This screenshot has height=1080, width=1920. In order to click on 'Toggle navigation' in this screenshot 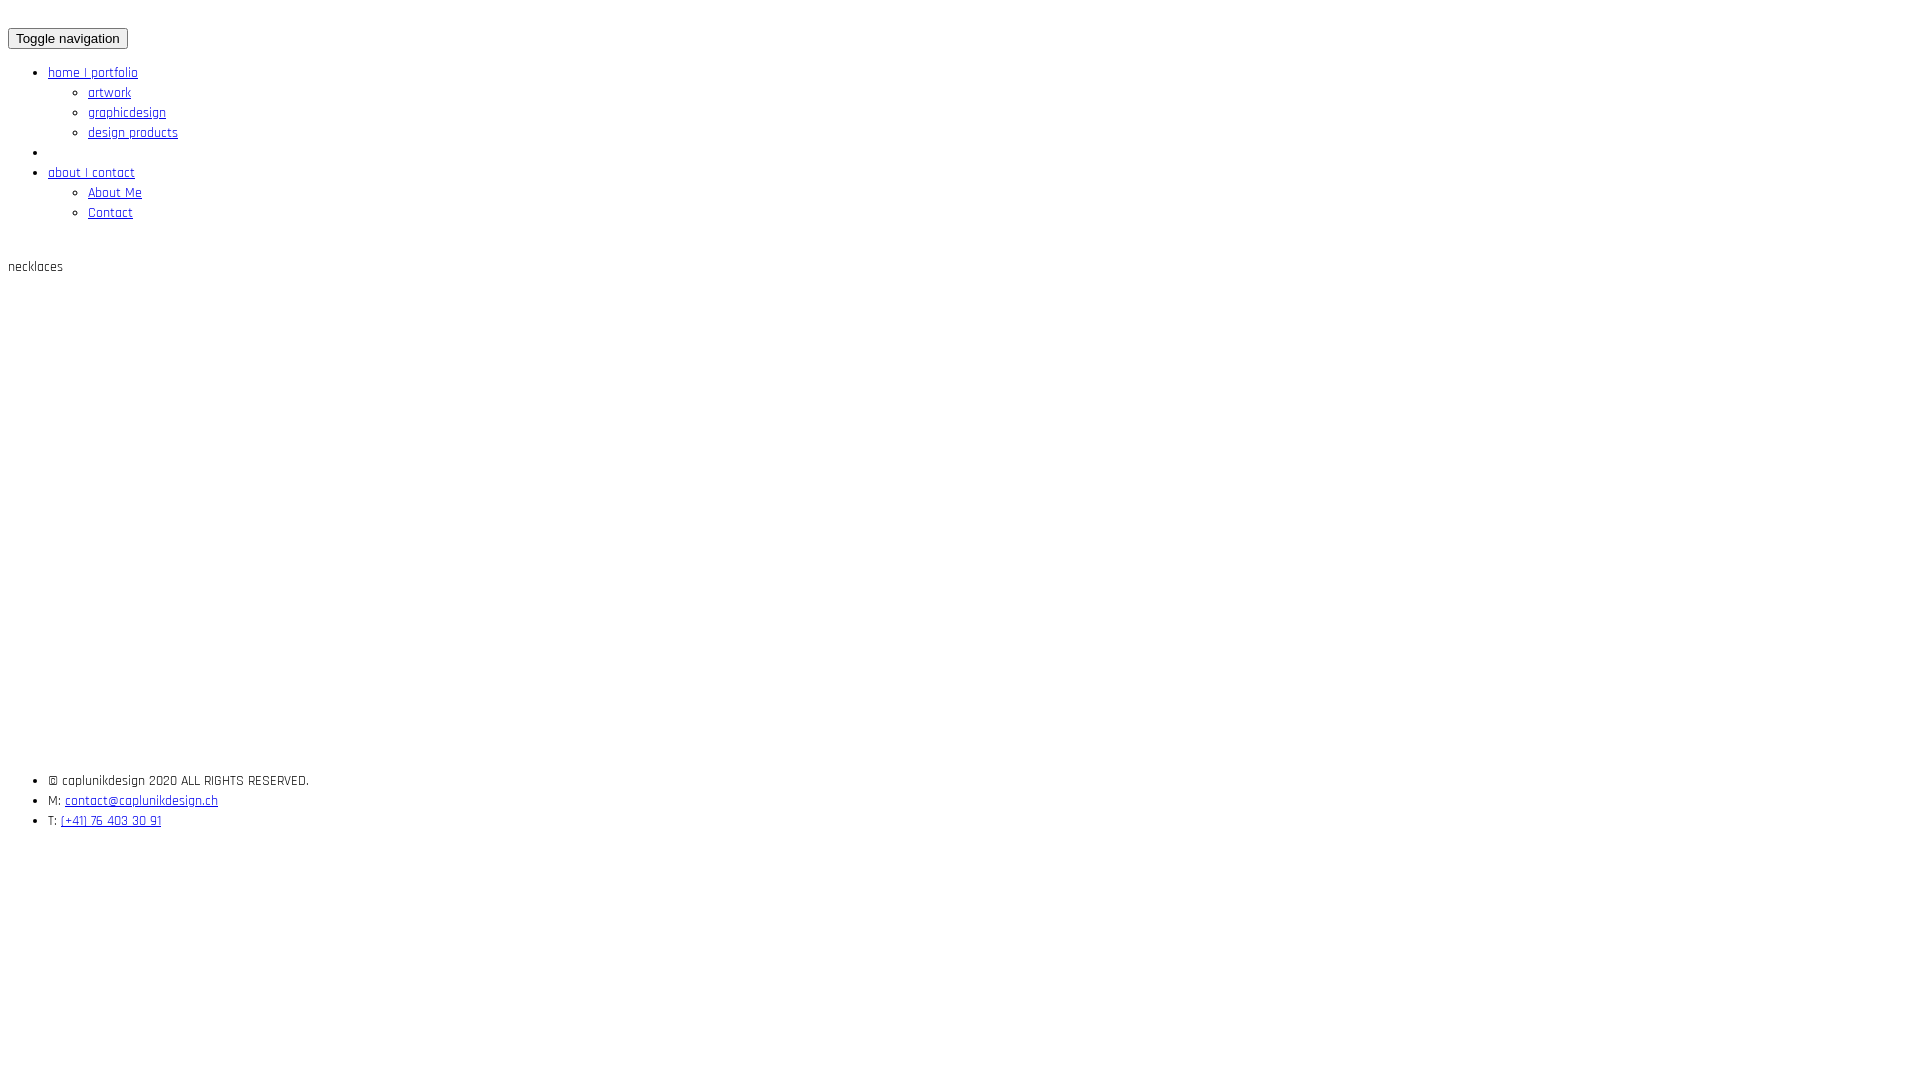, I will do `click(67, 38)`.